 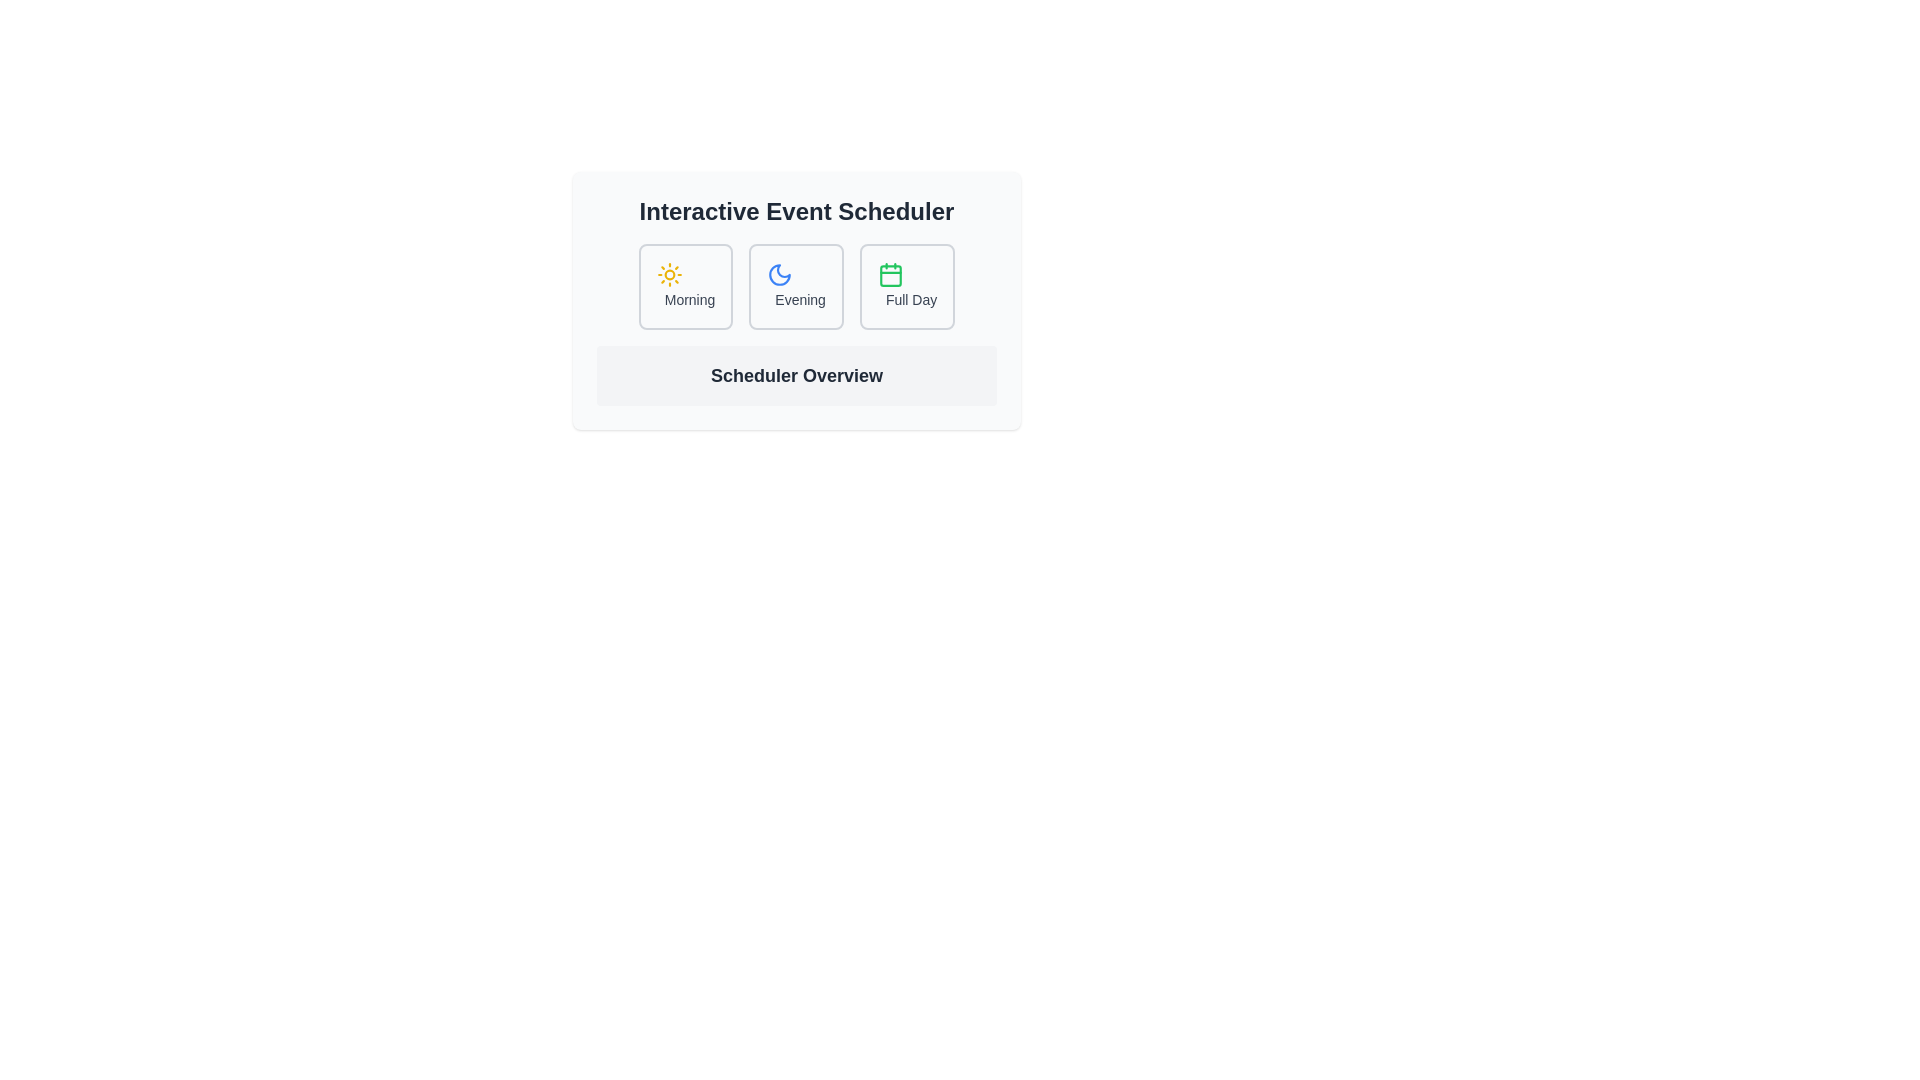 What do you see at coordinates (690, 300) in the screenshot?
I see `the text label displaying 'Morning', which is a small gray font text left-aligned within a clickable card option for 'Morning'` at bounding box center [690, 300].